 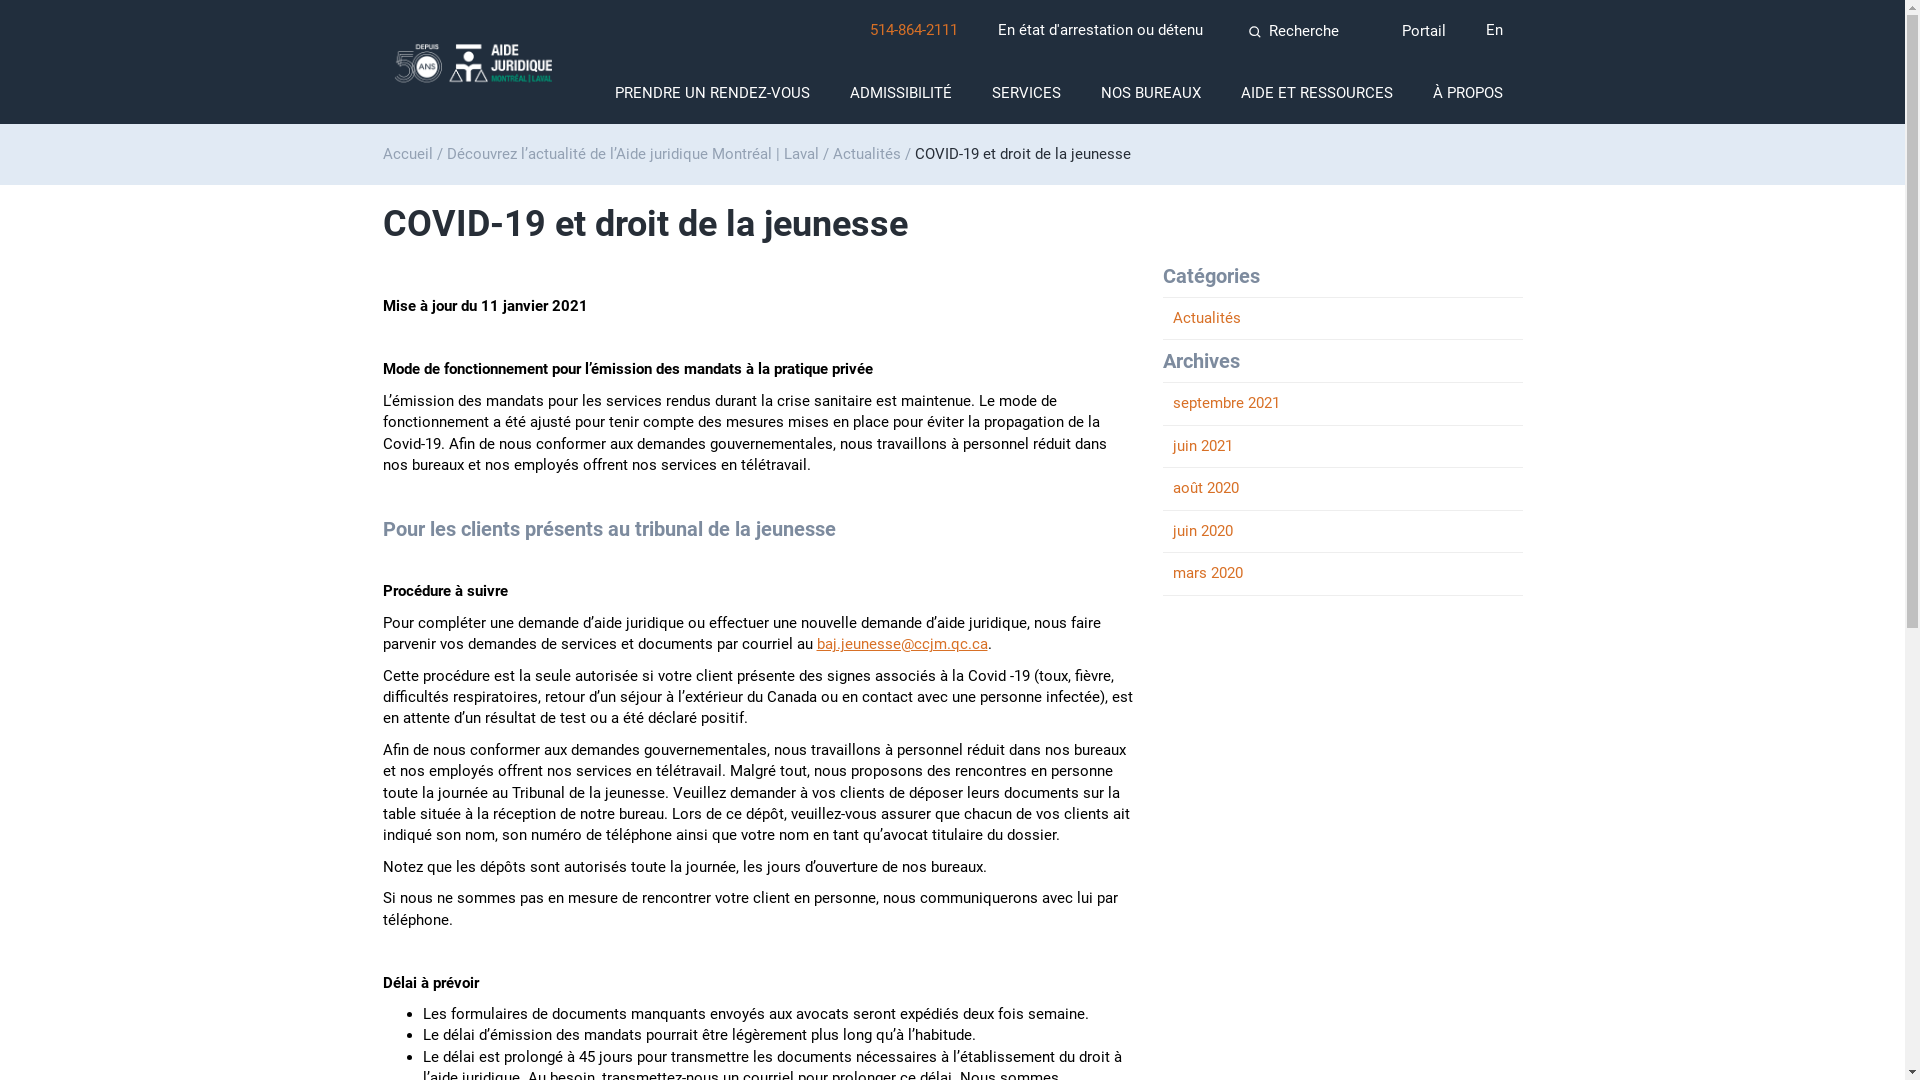 What do you see at coordinates (1342, 445) in the screenshot?
I see `'juin 2021'` at bounding box center [1342, 445].